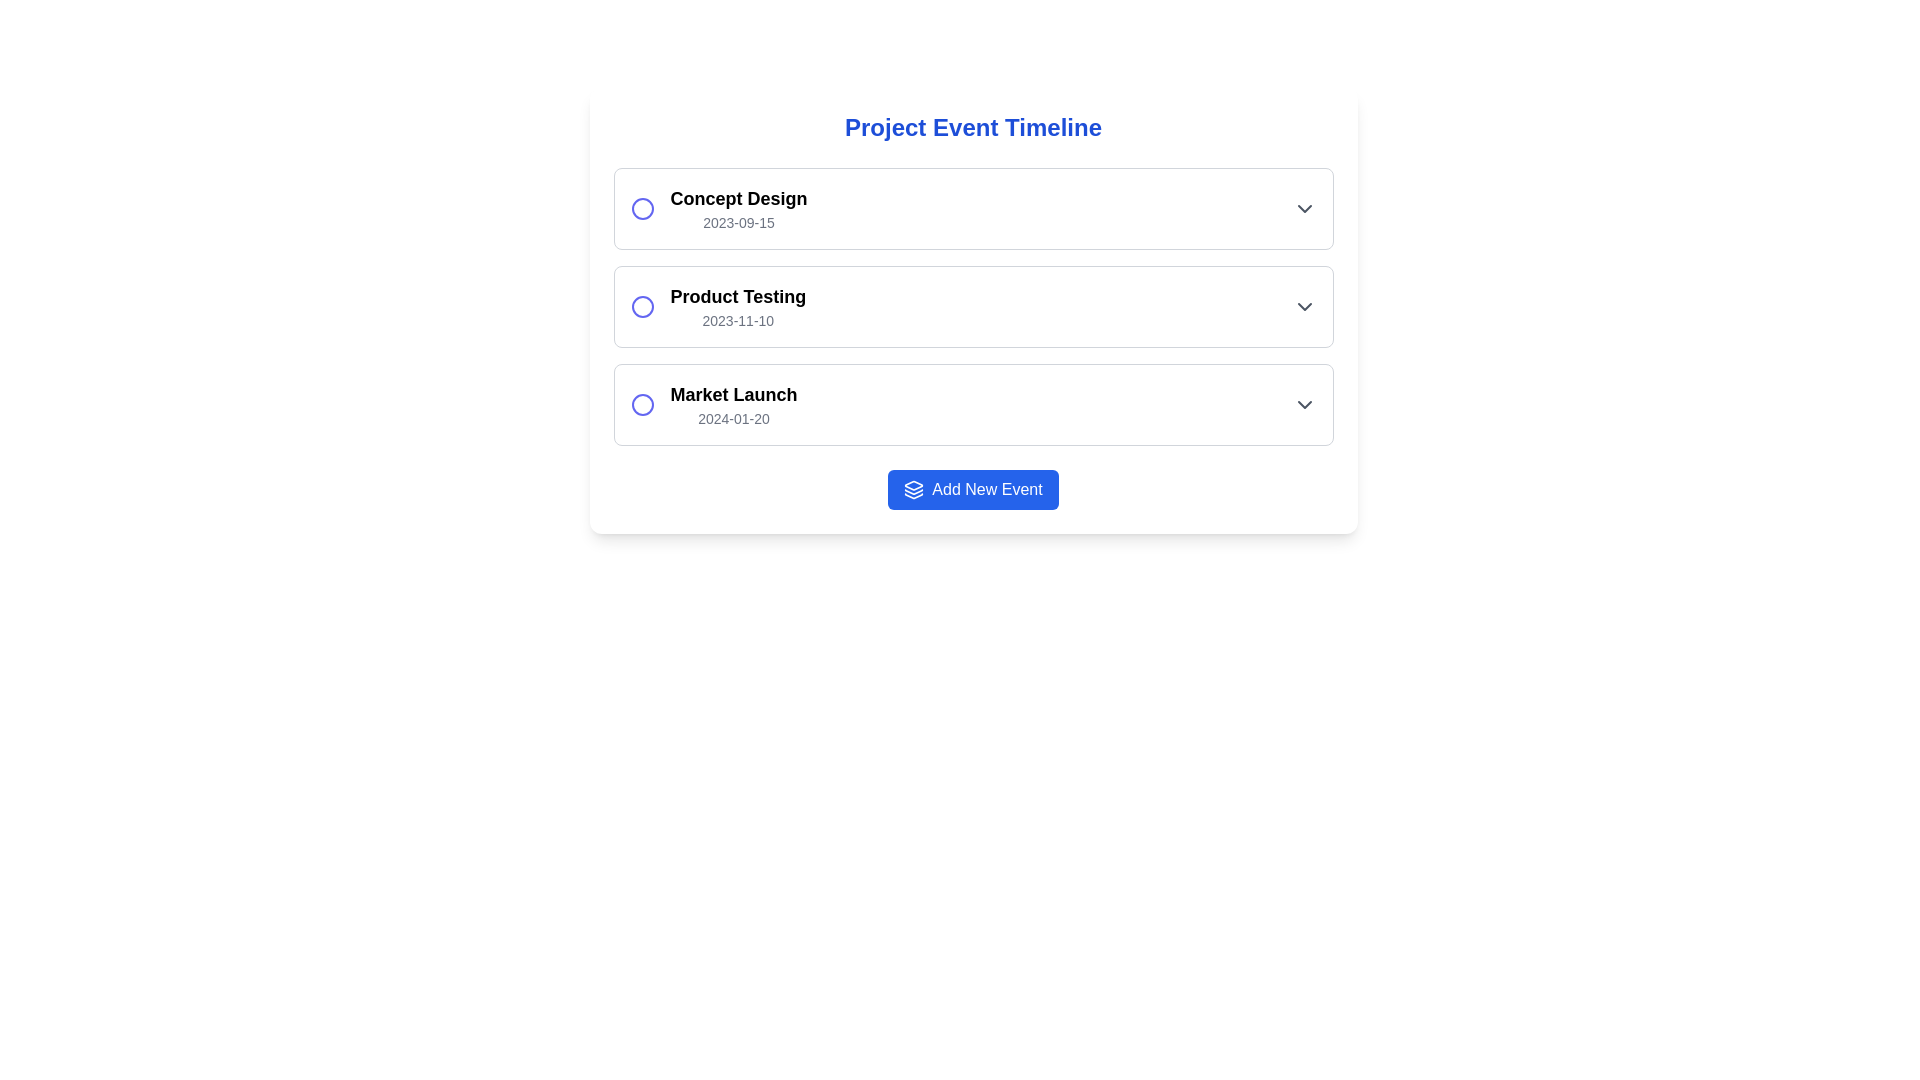  What do you see at coordinates (738, 223) in the screenshot?
I see `the non-interactive text label indicating the date for the 'Concept Design' event, which is located beneath the 'Concept Design' text within the first item of a vertical list` at bounding box center [738, 223].